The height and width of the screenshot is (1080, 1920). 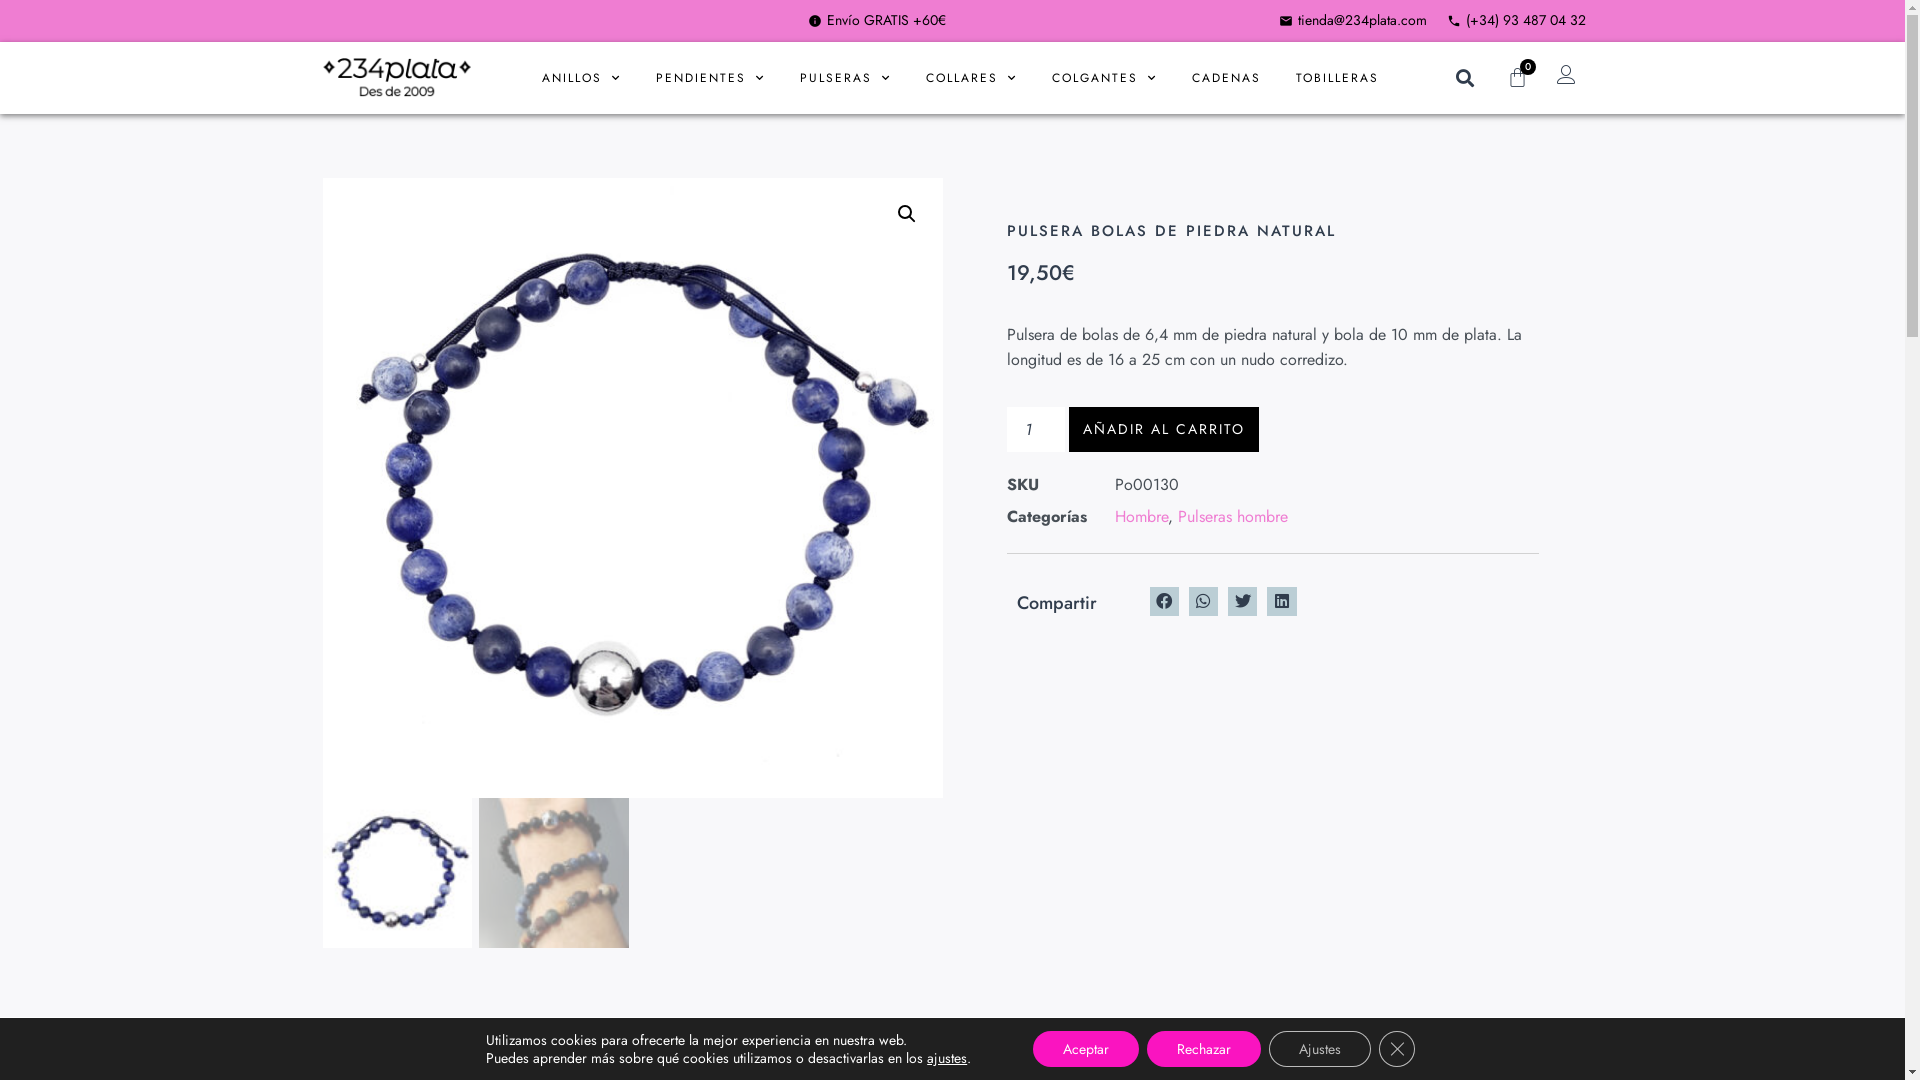 I want to click on '(+34) 93 487 04 32', so click(x=1514, y=20).